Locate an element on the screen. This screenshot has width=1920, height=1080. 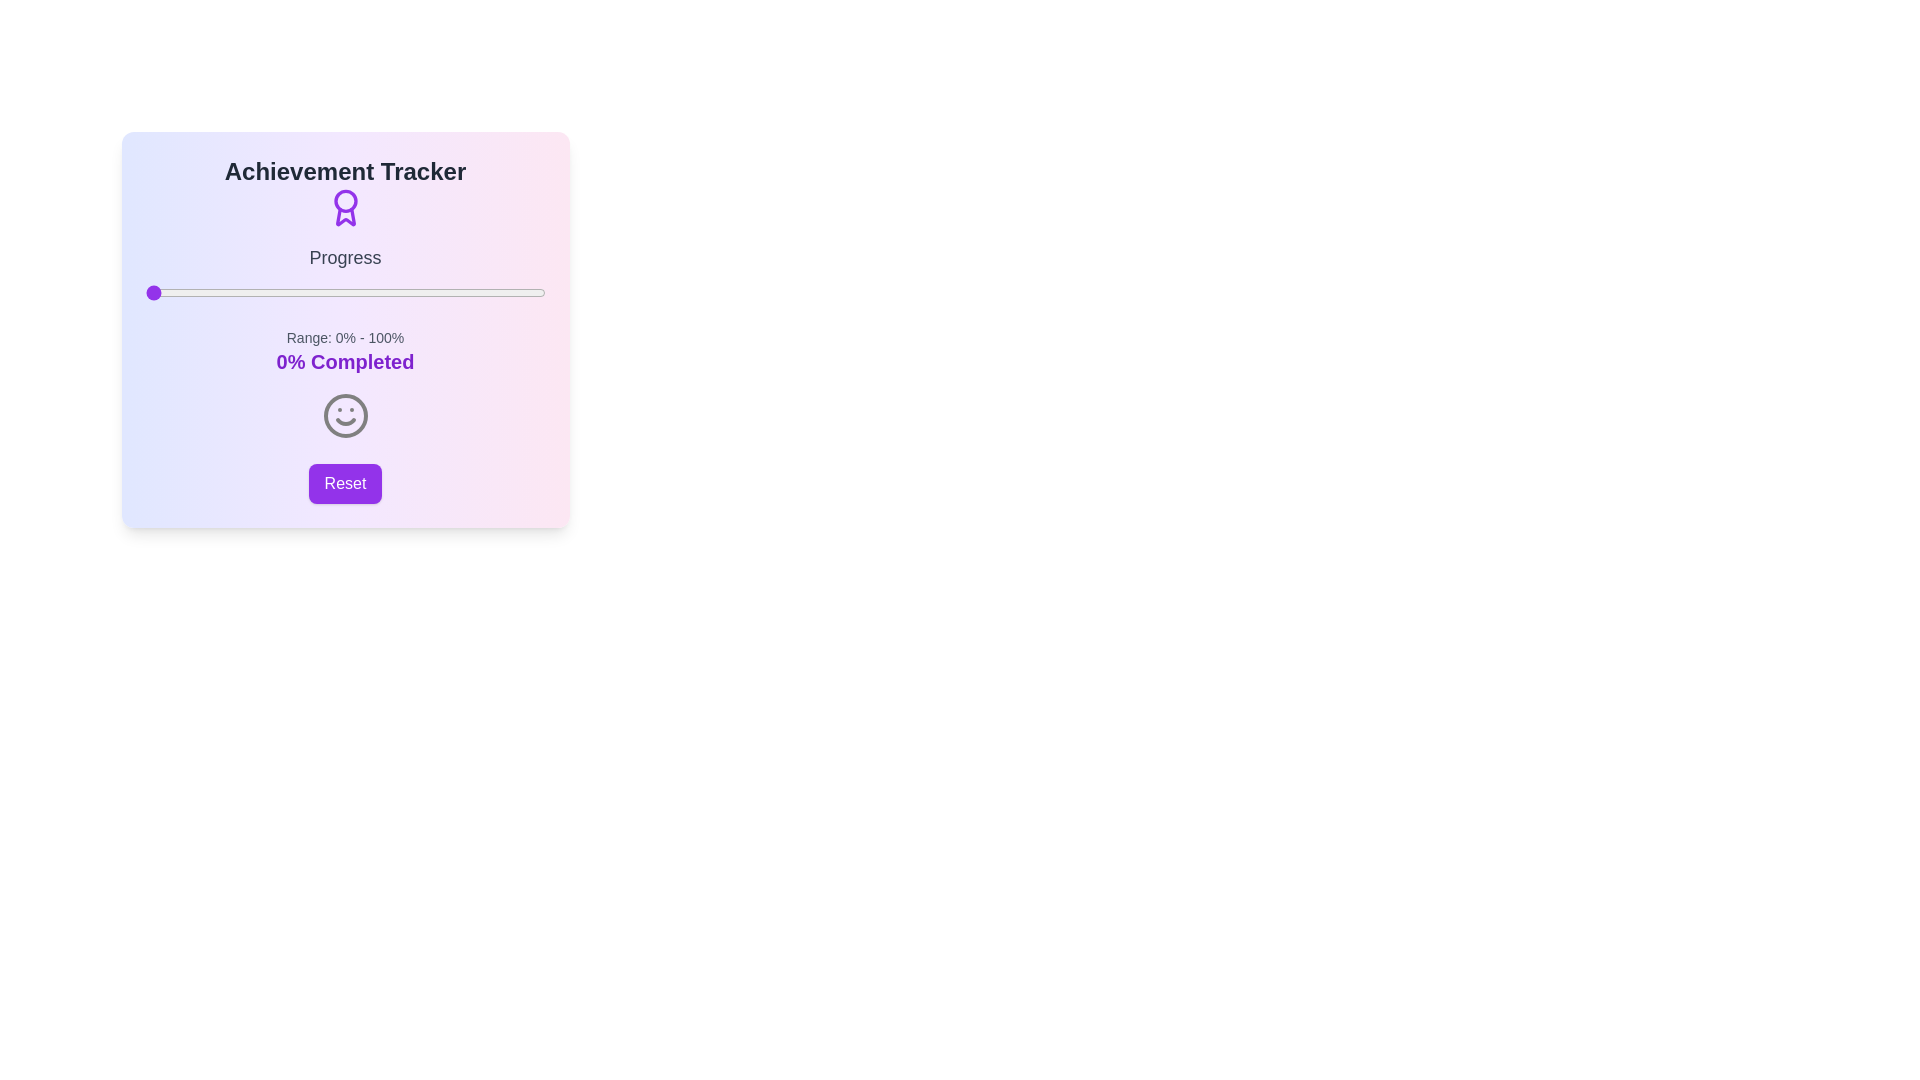
reset button to reset the progress is located at coordinates (345, 483).